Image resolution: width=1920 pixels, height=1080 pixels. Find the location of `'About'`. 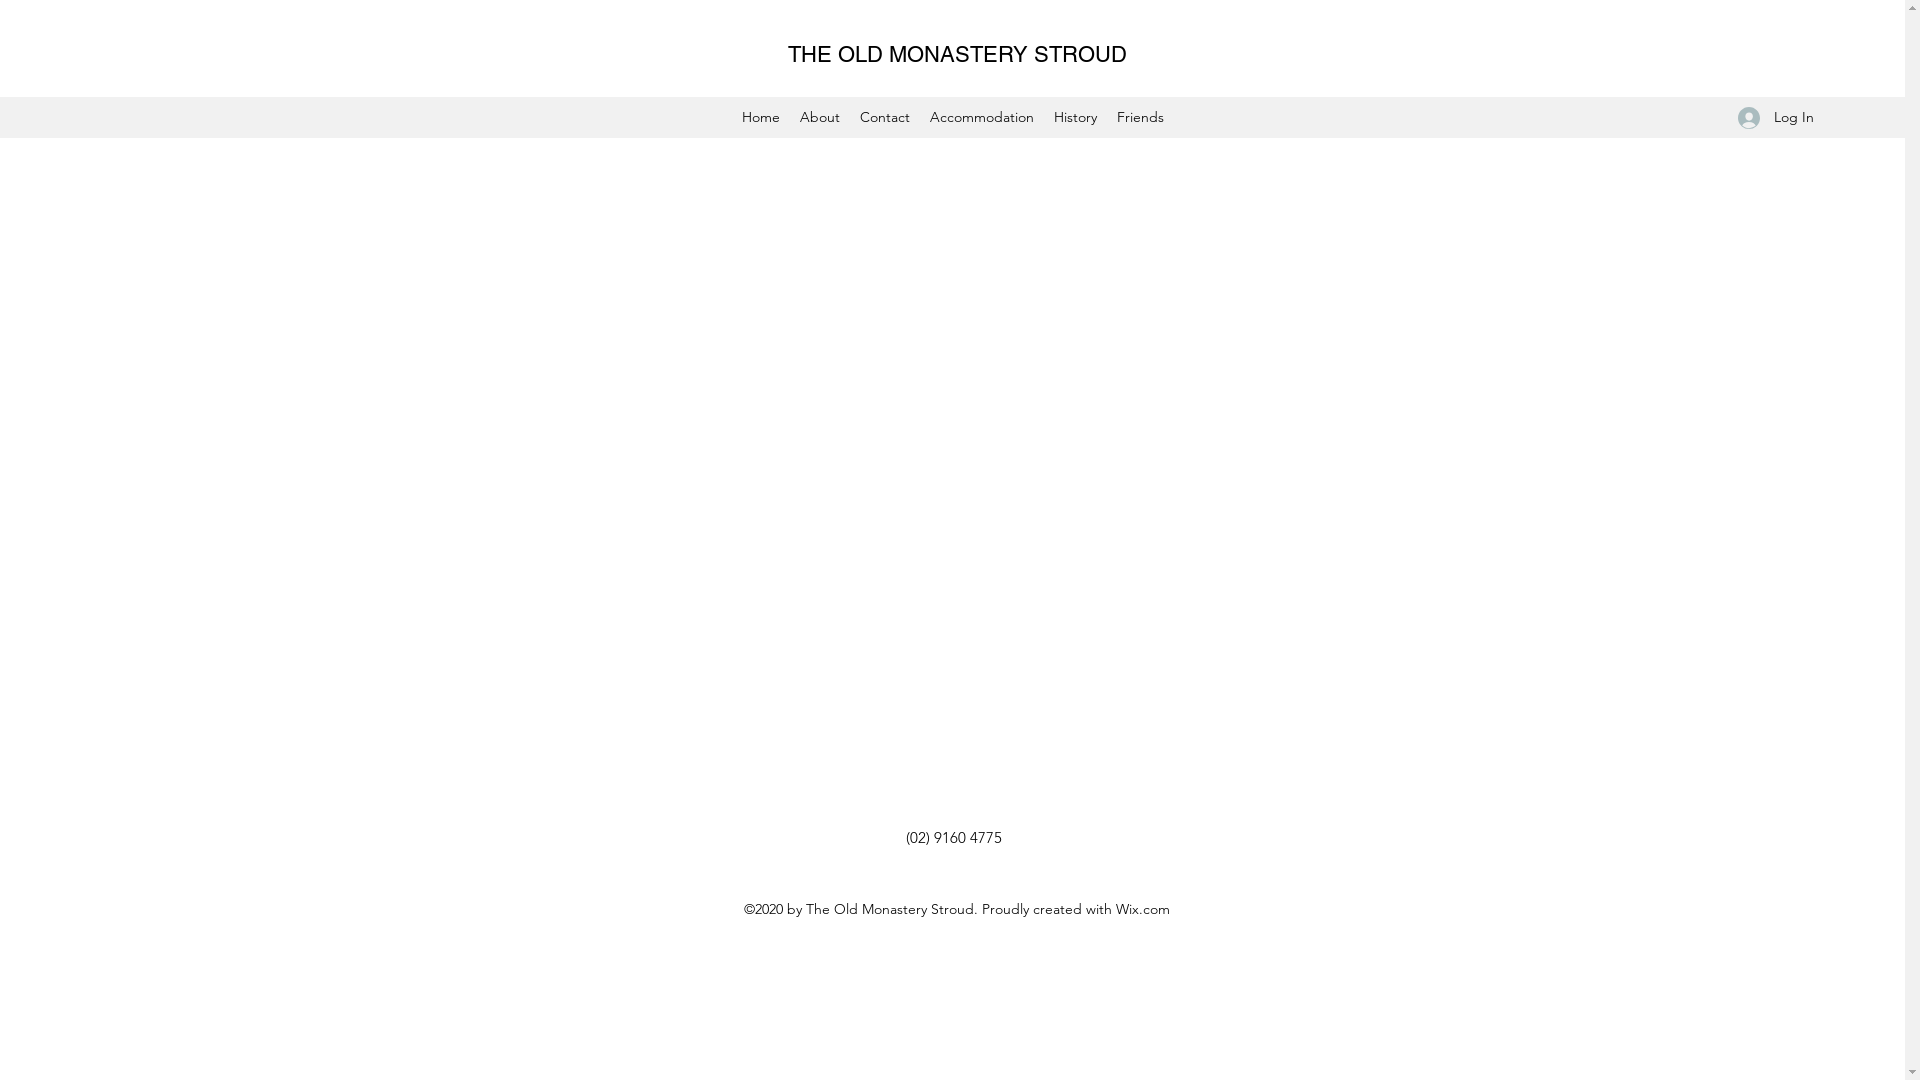

'About' is located at coordinates (820, 117).